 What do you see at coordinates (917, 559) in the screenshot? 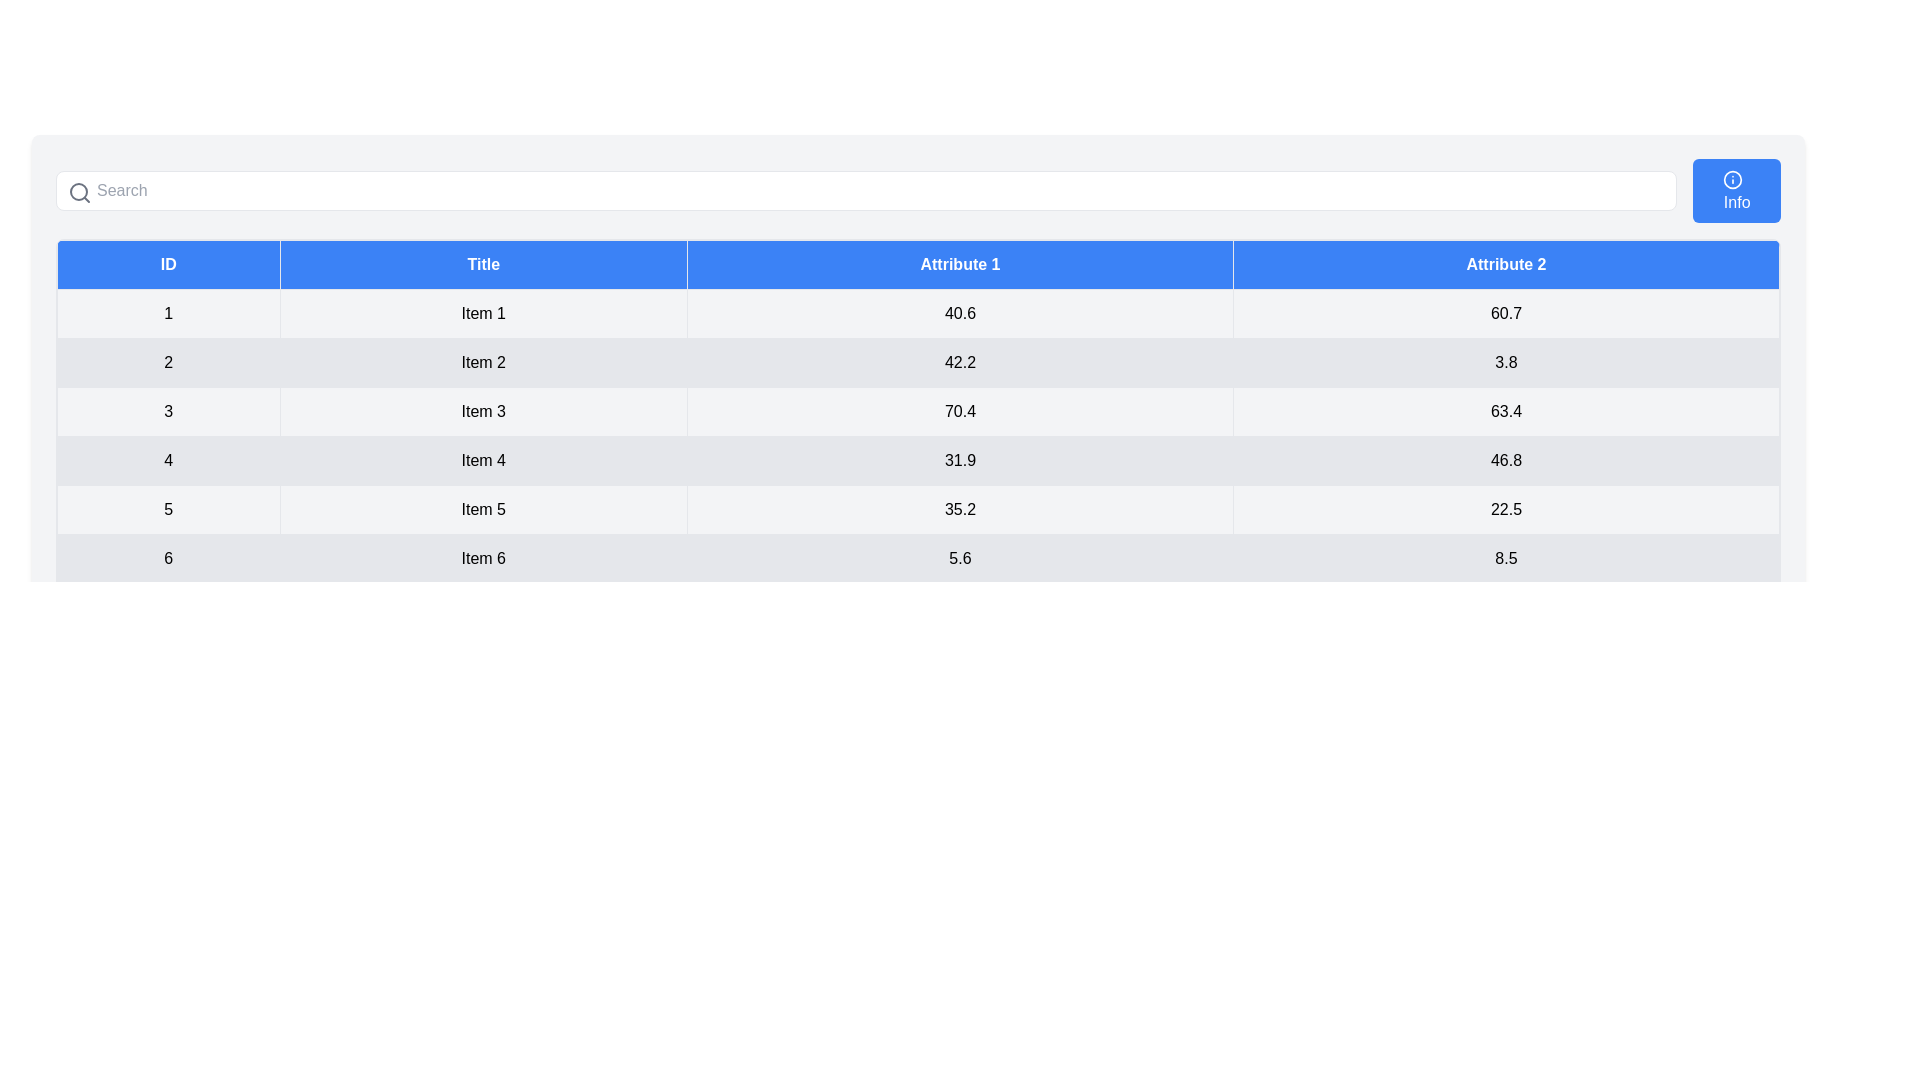
I see `the row corresponding to the ID 6 in the table` at bounding box center [917, 559].